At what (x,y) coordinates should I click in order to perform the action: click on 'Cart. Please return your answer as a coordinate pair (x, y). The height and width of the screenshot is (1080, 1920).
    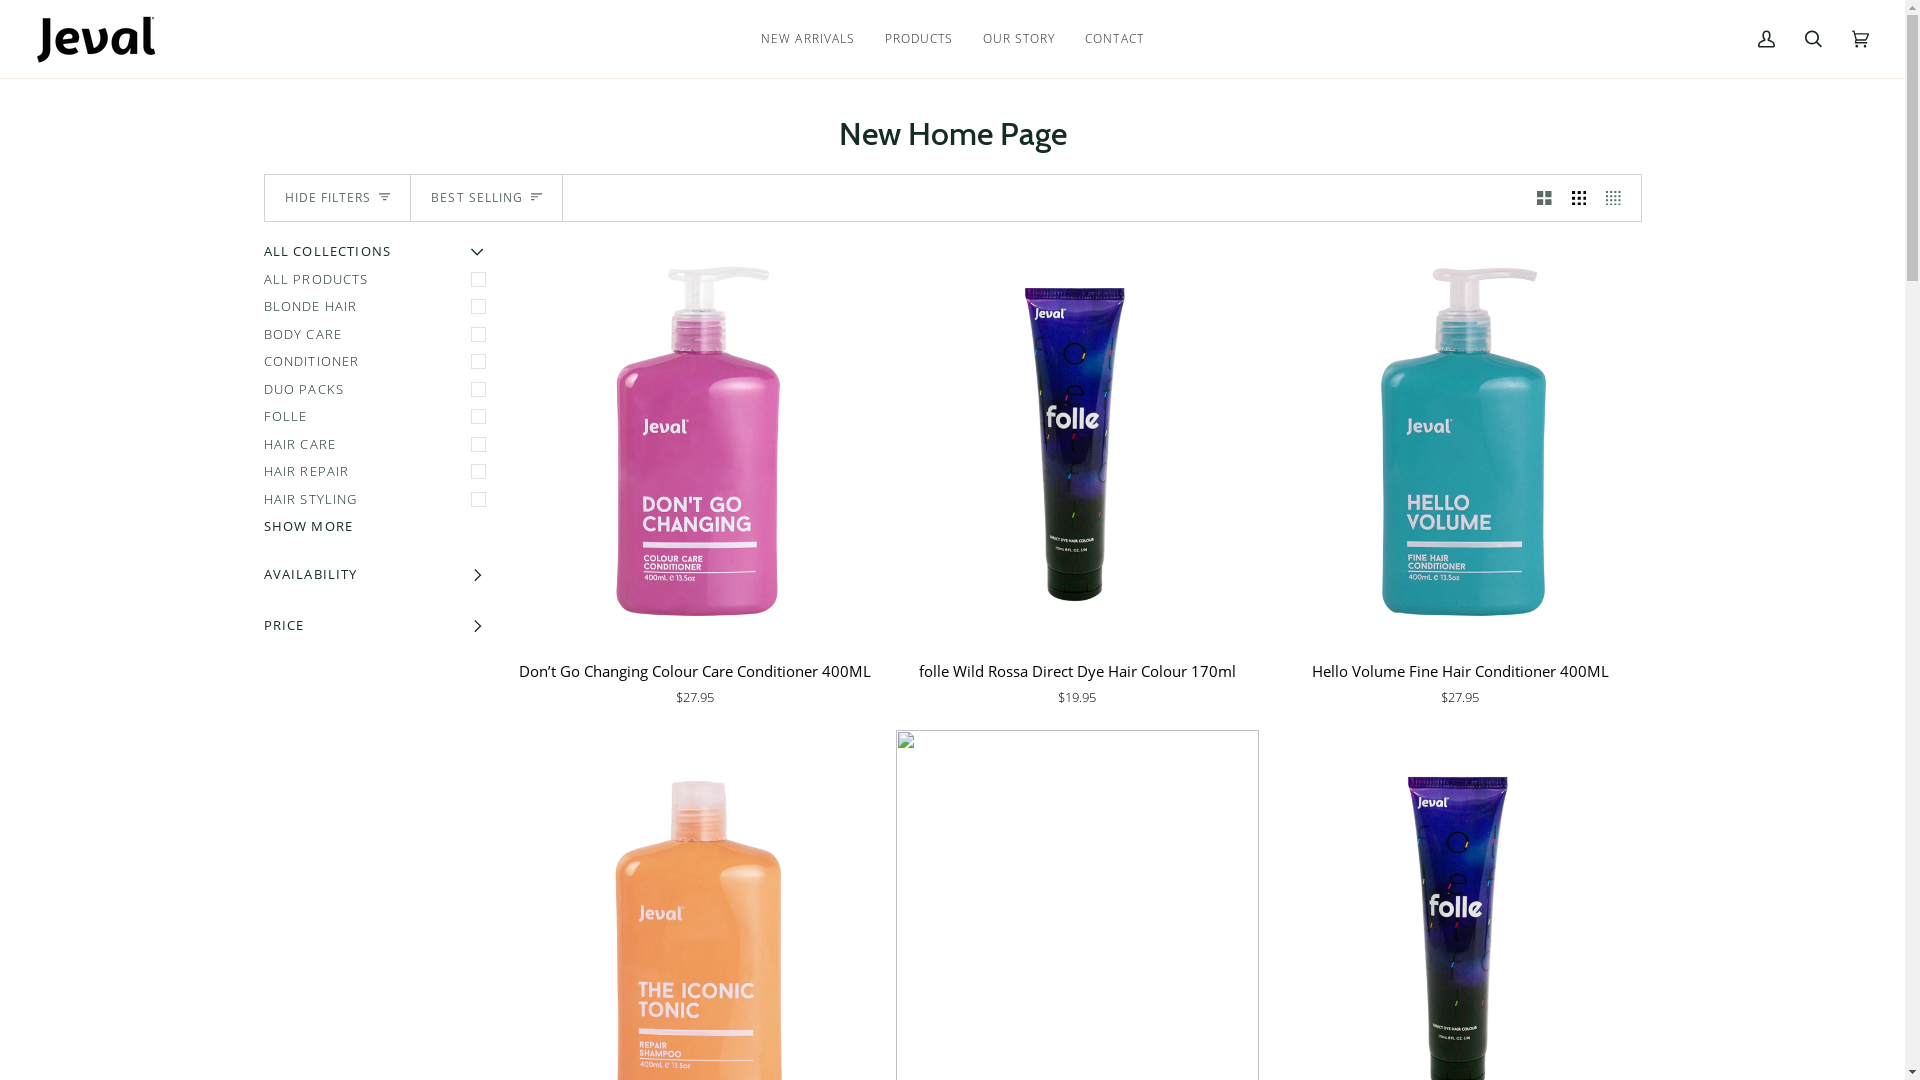
    Looking at the image, I should click on (1859, 38).